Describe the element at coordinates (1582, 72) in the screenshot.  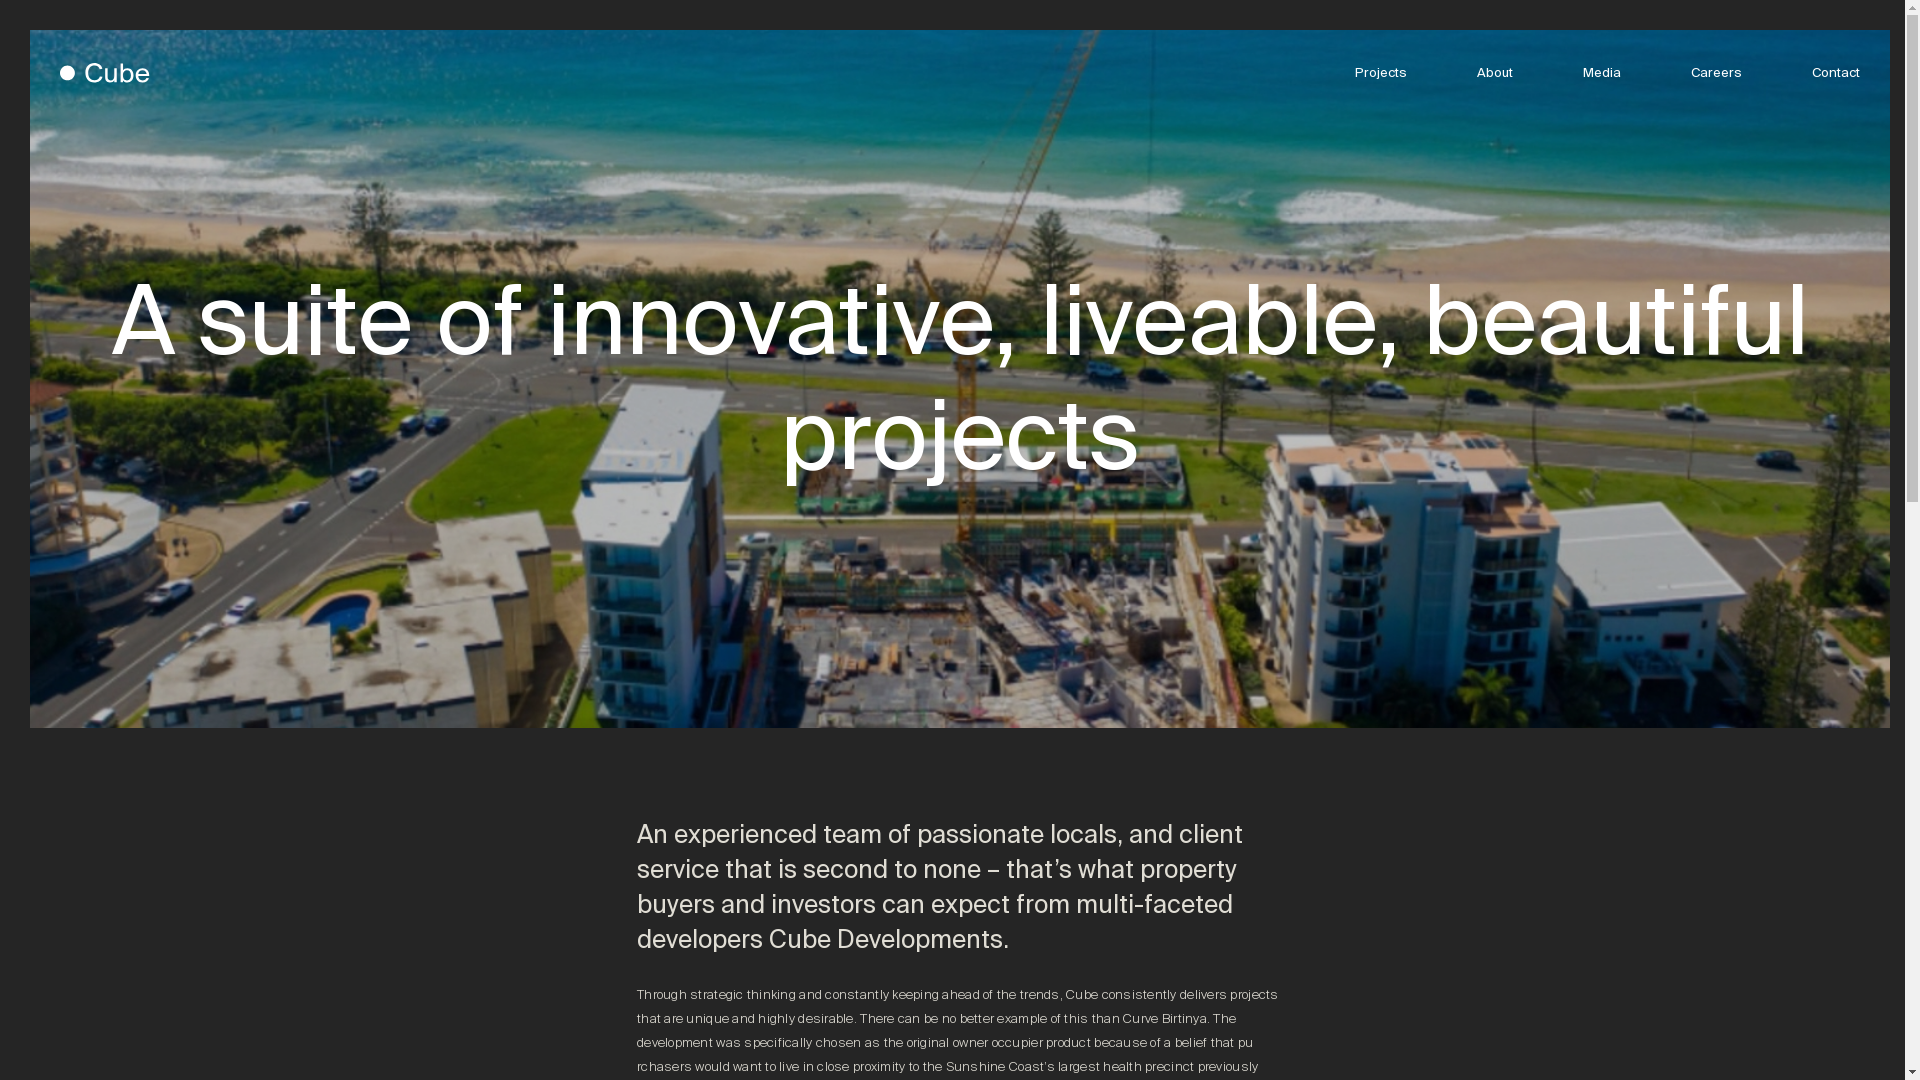
I see `'Media'` at that location.